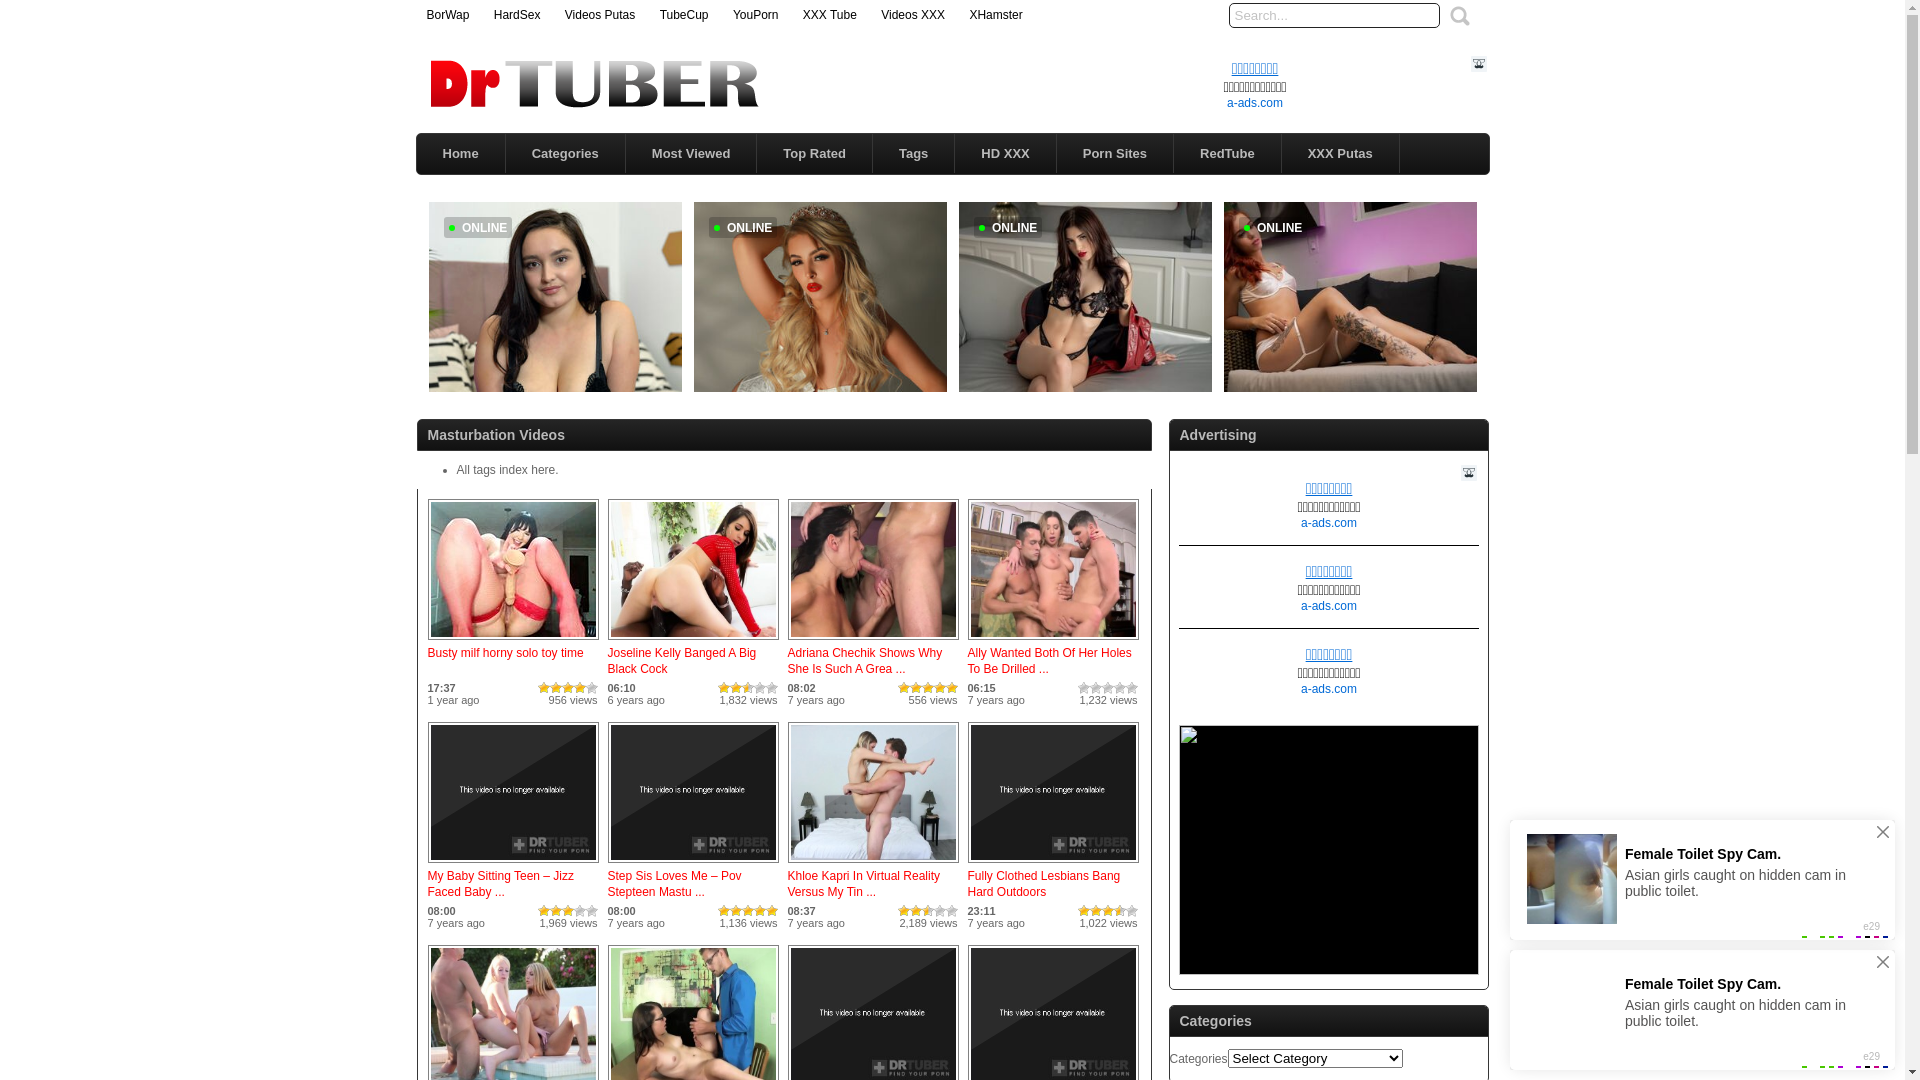  What do you see at coordinates (865, 660) in the screenshot?
I see `'Adriana Chechik Shows Why She Is Such A Grea ...'` at bounding box center [865, 660].